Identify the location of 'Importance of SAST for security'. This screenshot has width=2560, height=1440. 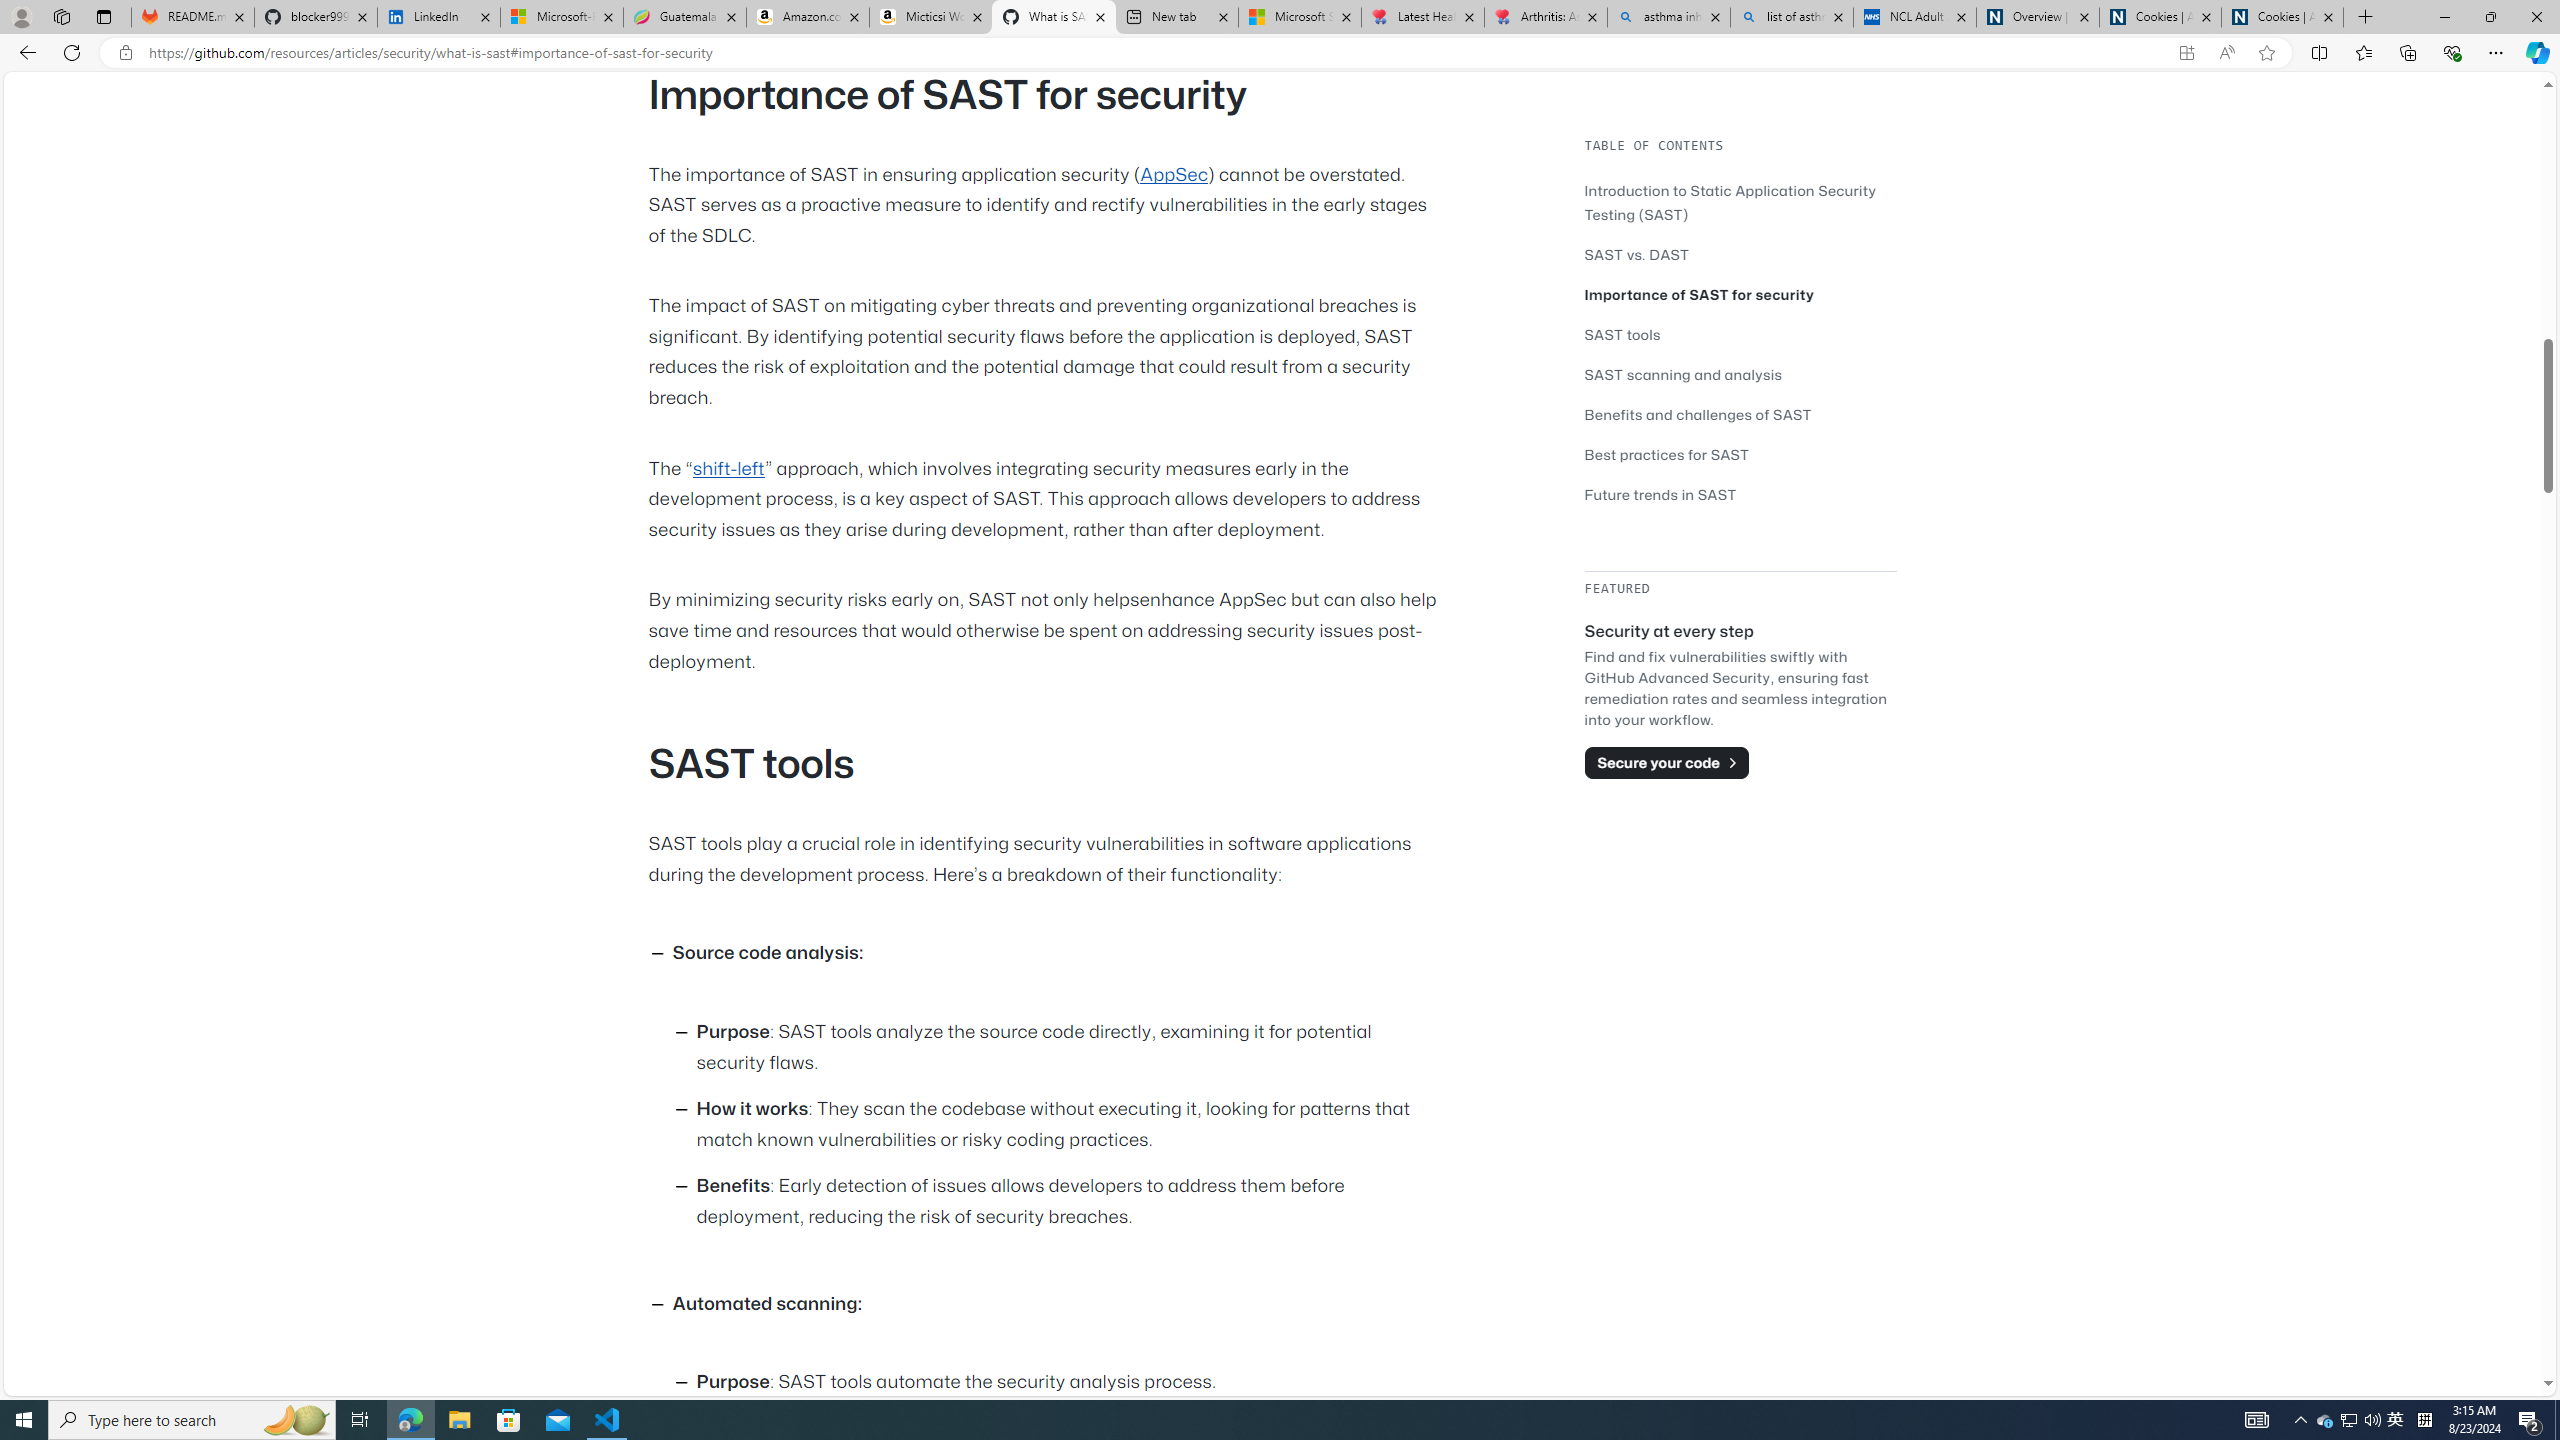
(1740, 294).